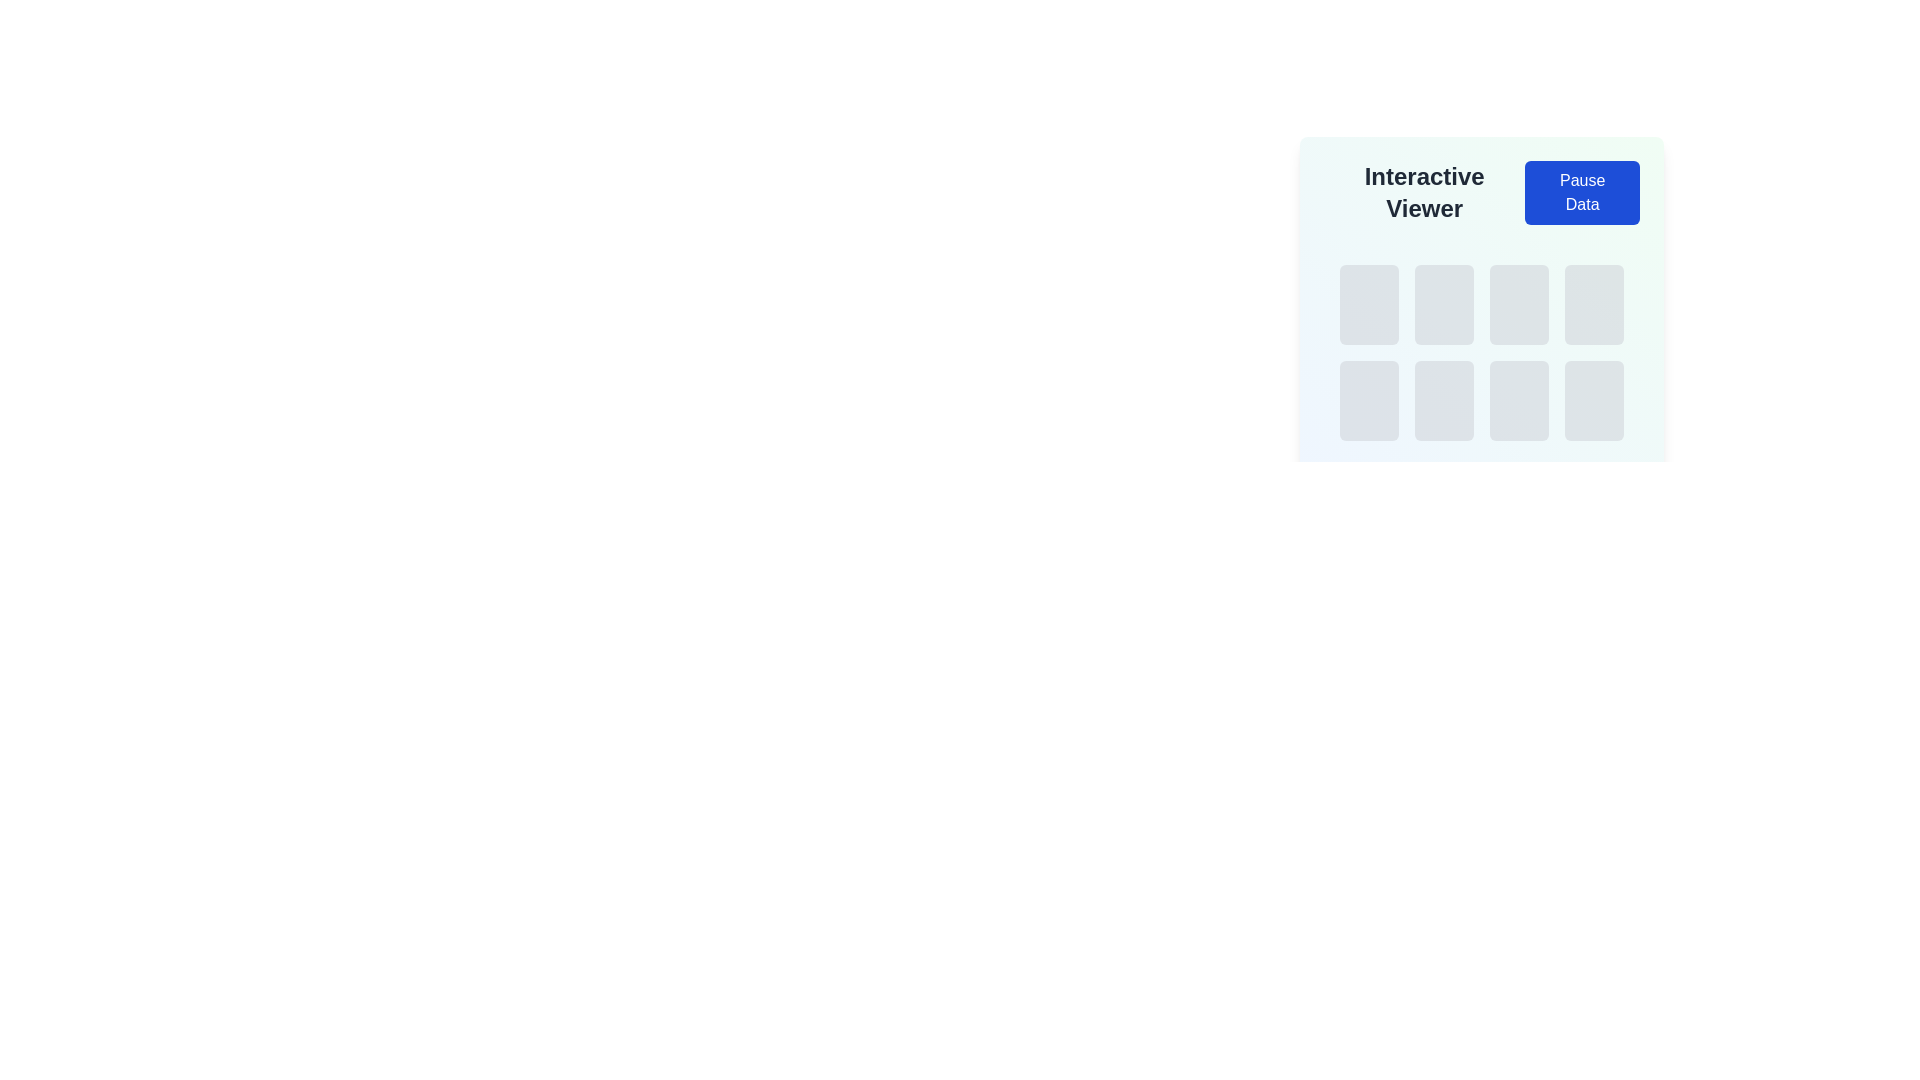 The image size is (1920, 1080). What do you see at coordinates (1519, 304) in the screenshot?
I see `the Skeleton placeholder located as the third item in the first row of a 4-column grid, below the title 'Interactive Viewer'` at bounding box center [1519, 304].